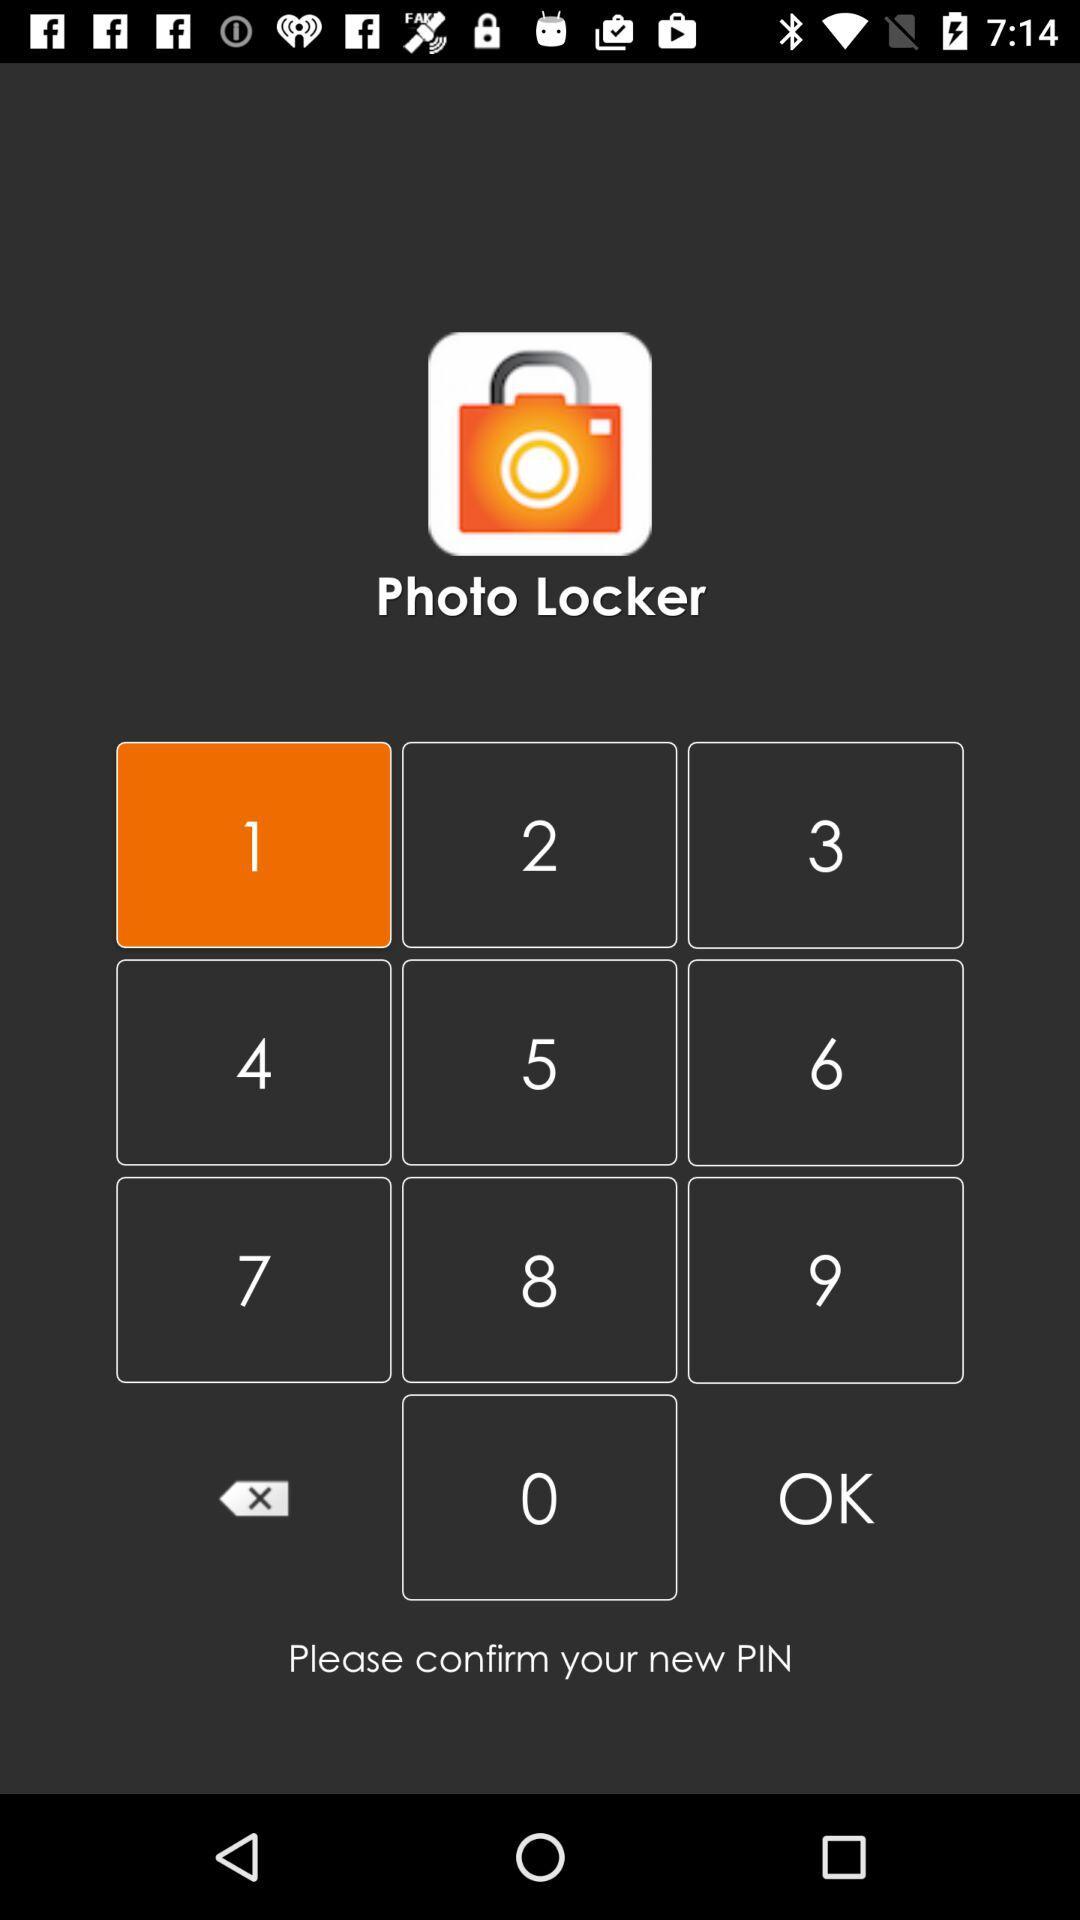  What do you see at coordinates (252, 1497) in the screenshot?
I see `delete` at bounding box center [252, 1497].